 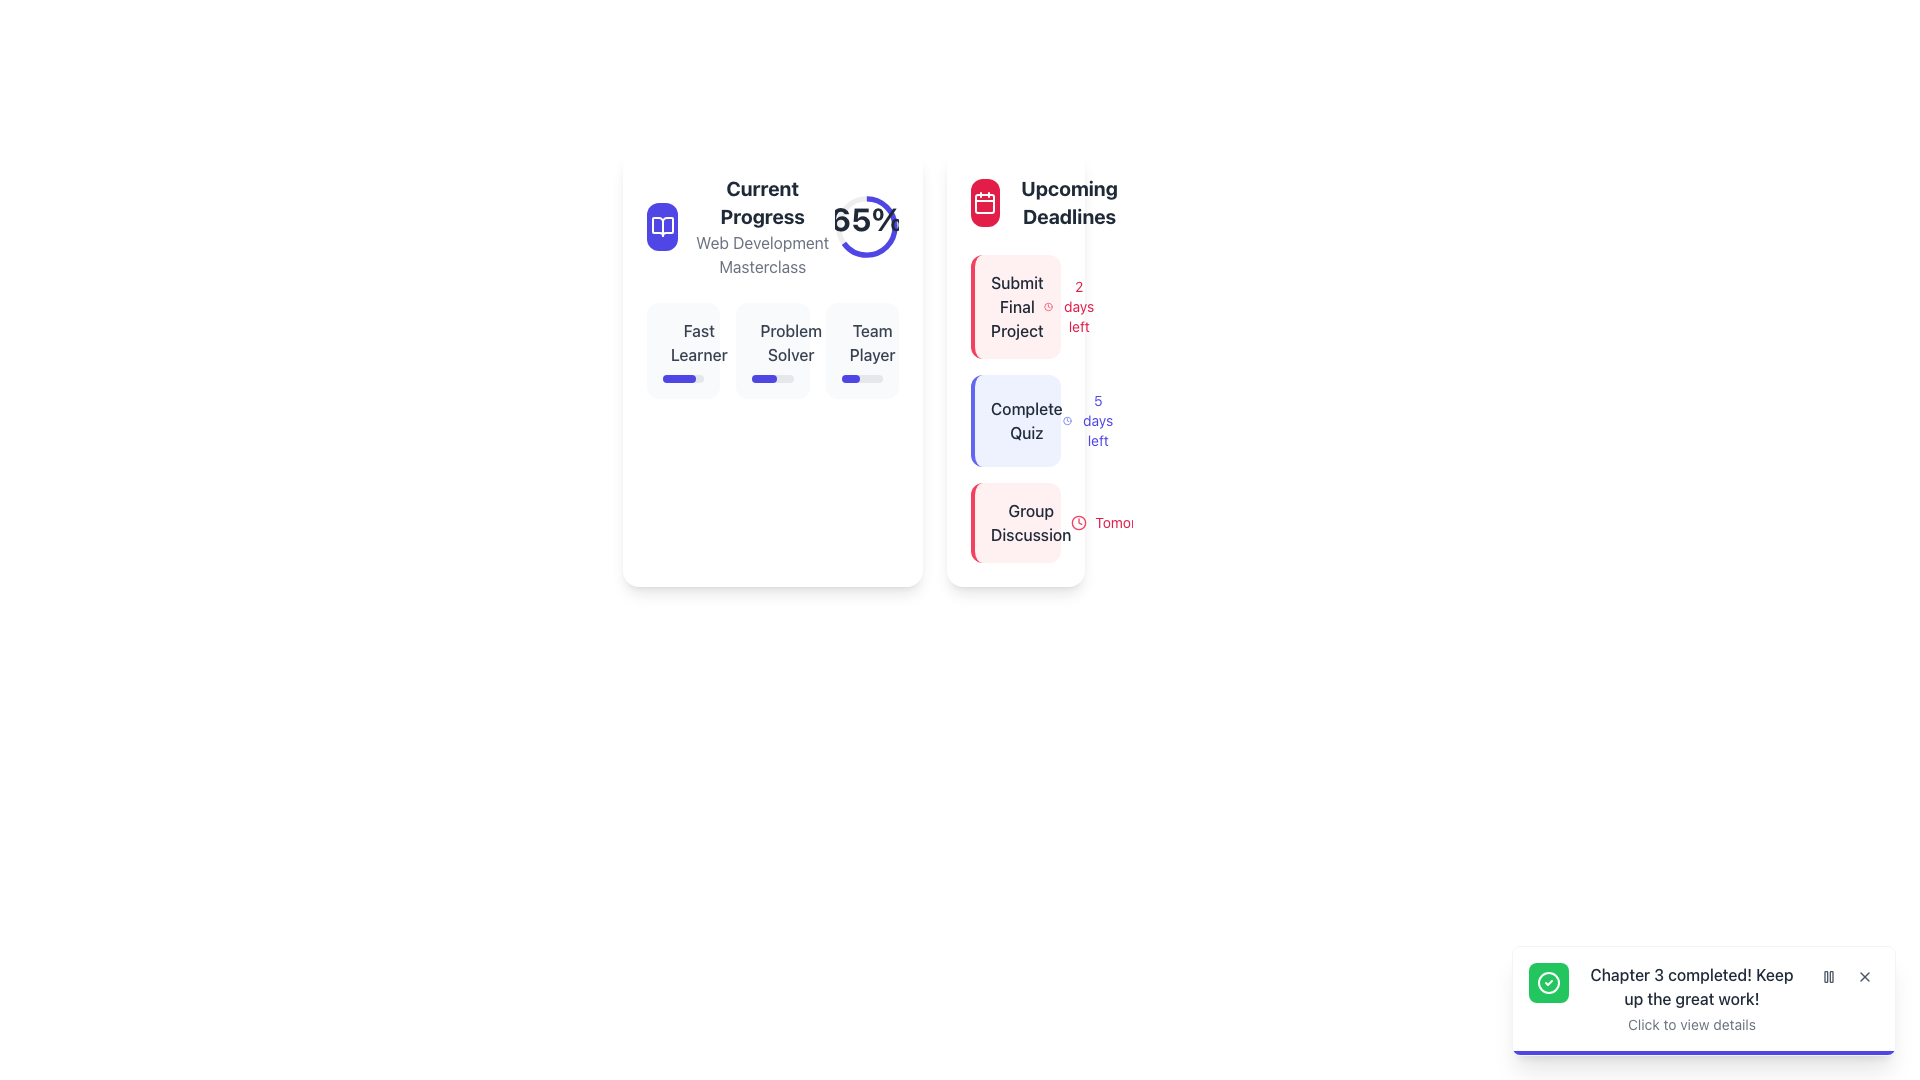 I want to click on the Close button on the right side of the notification pop-up, so click(x=1864, y=975).